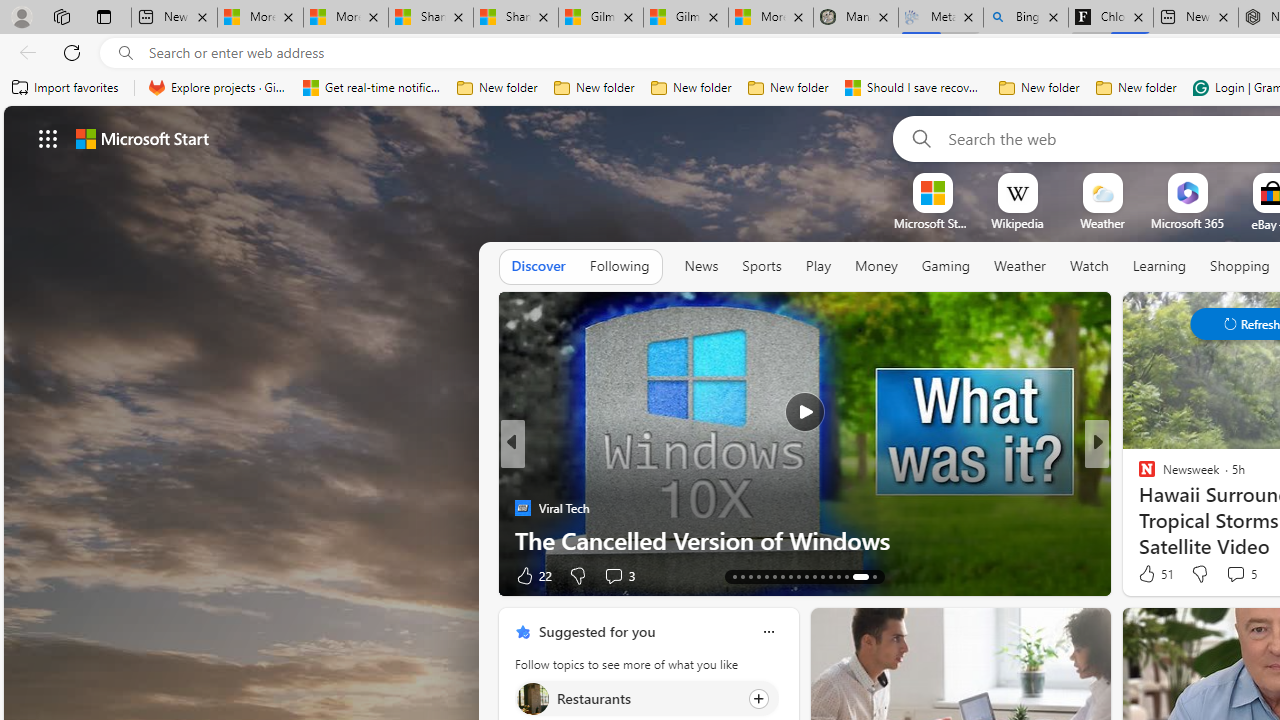  I want to click on 'AutomationID: tab-32', so click(860, 577).